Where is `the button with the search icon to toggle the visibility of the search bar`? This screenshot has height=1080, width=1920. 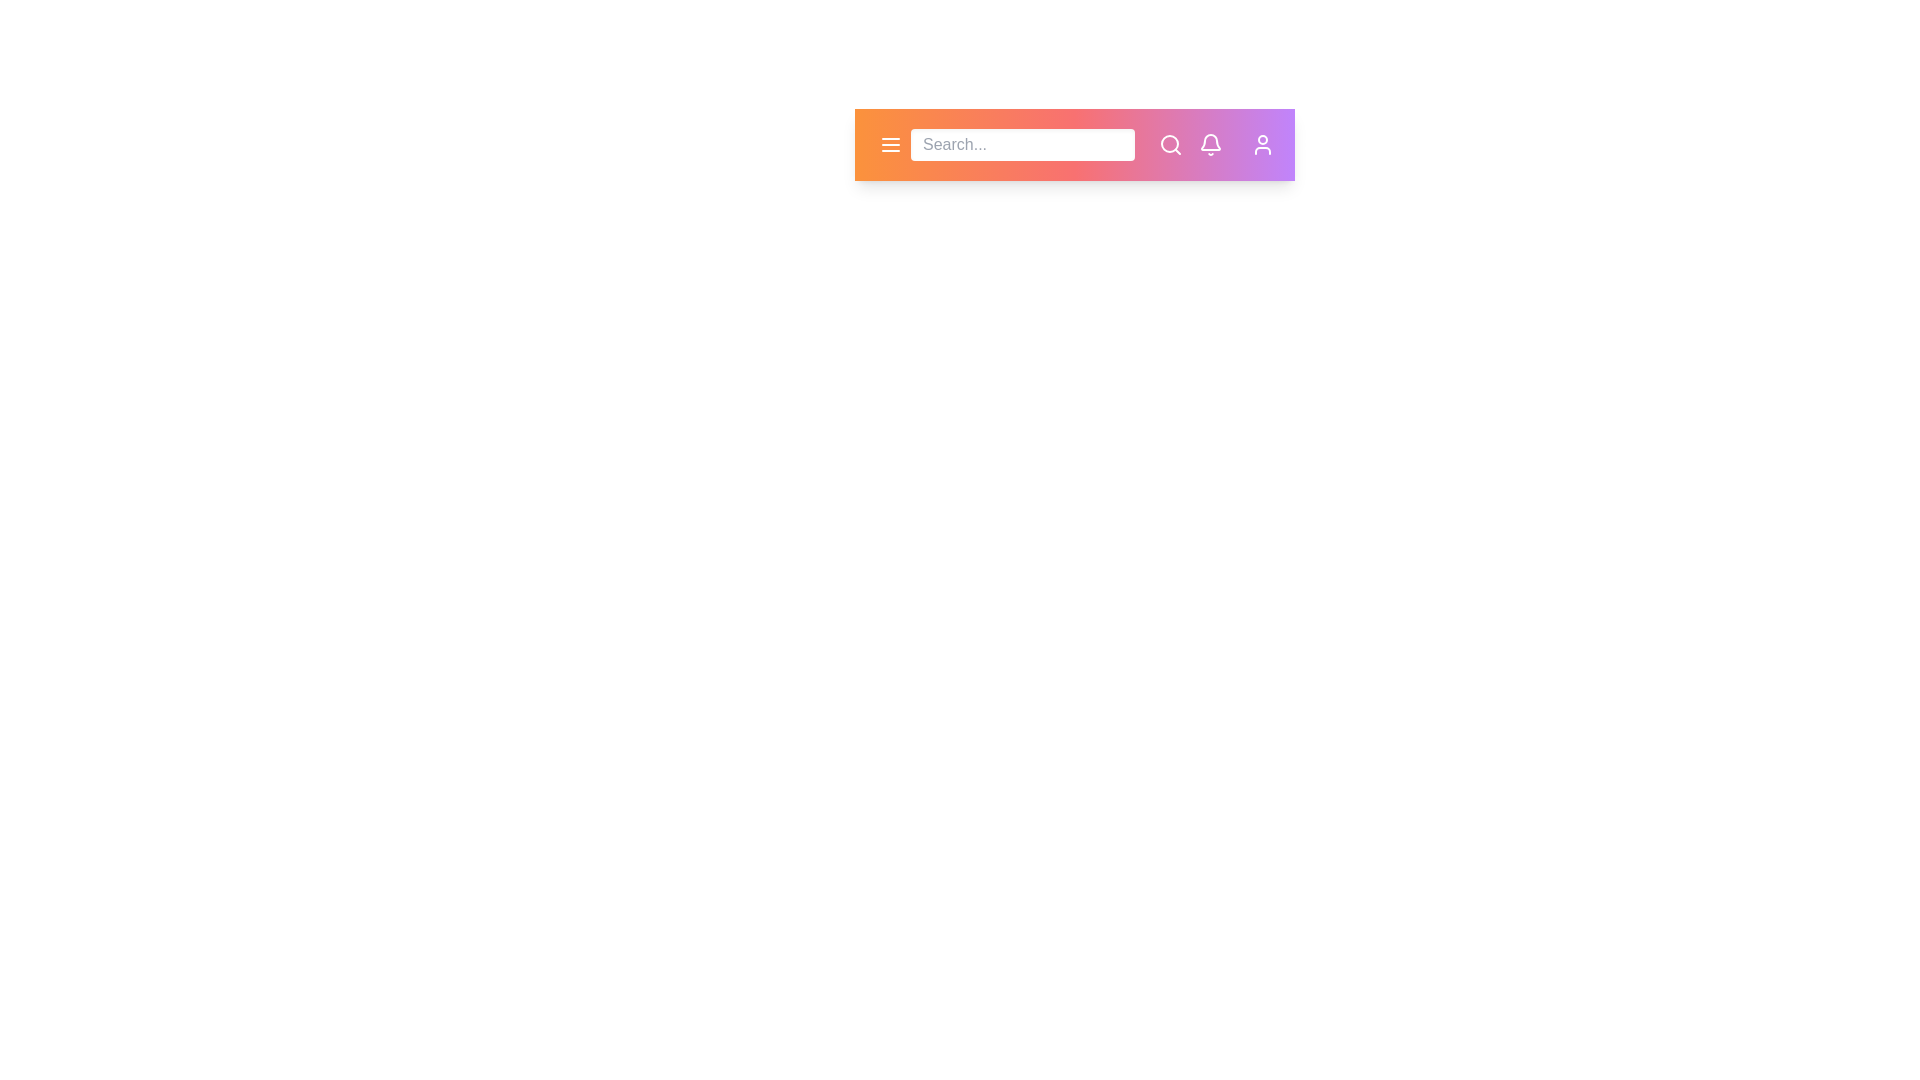 the button with the search icon to toggle the visibility of the search bar is located at coordinates (1171, 144).